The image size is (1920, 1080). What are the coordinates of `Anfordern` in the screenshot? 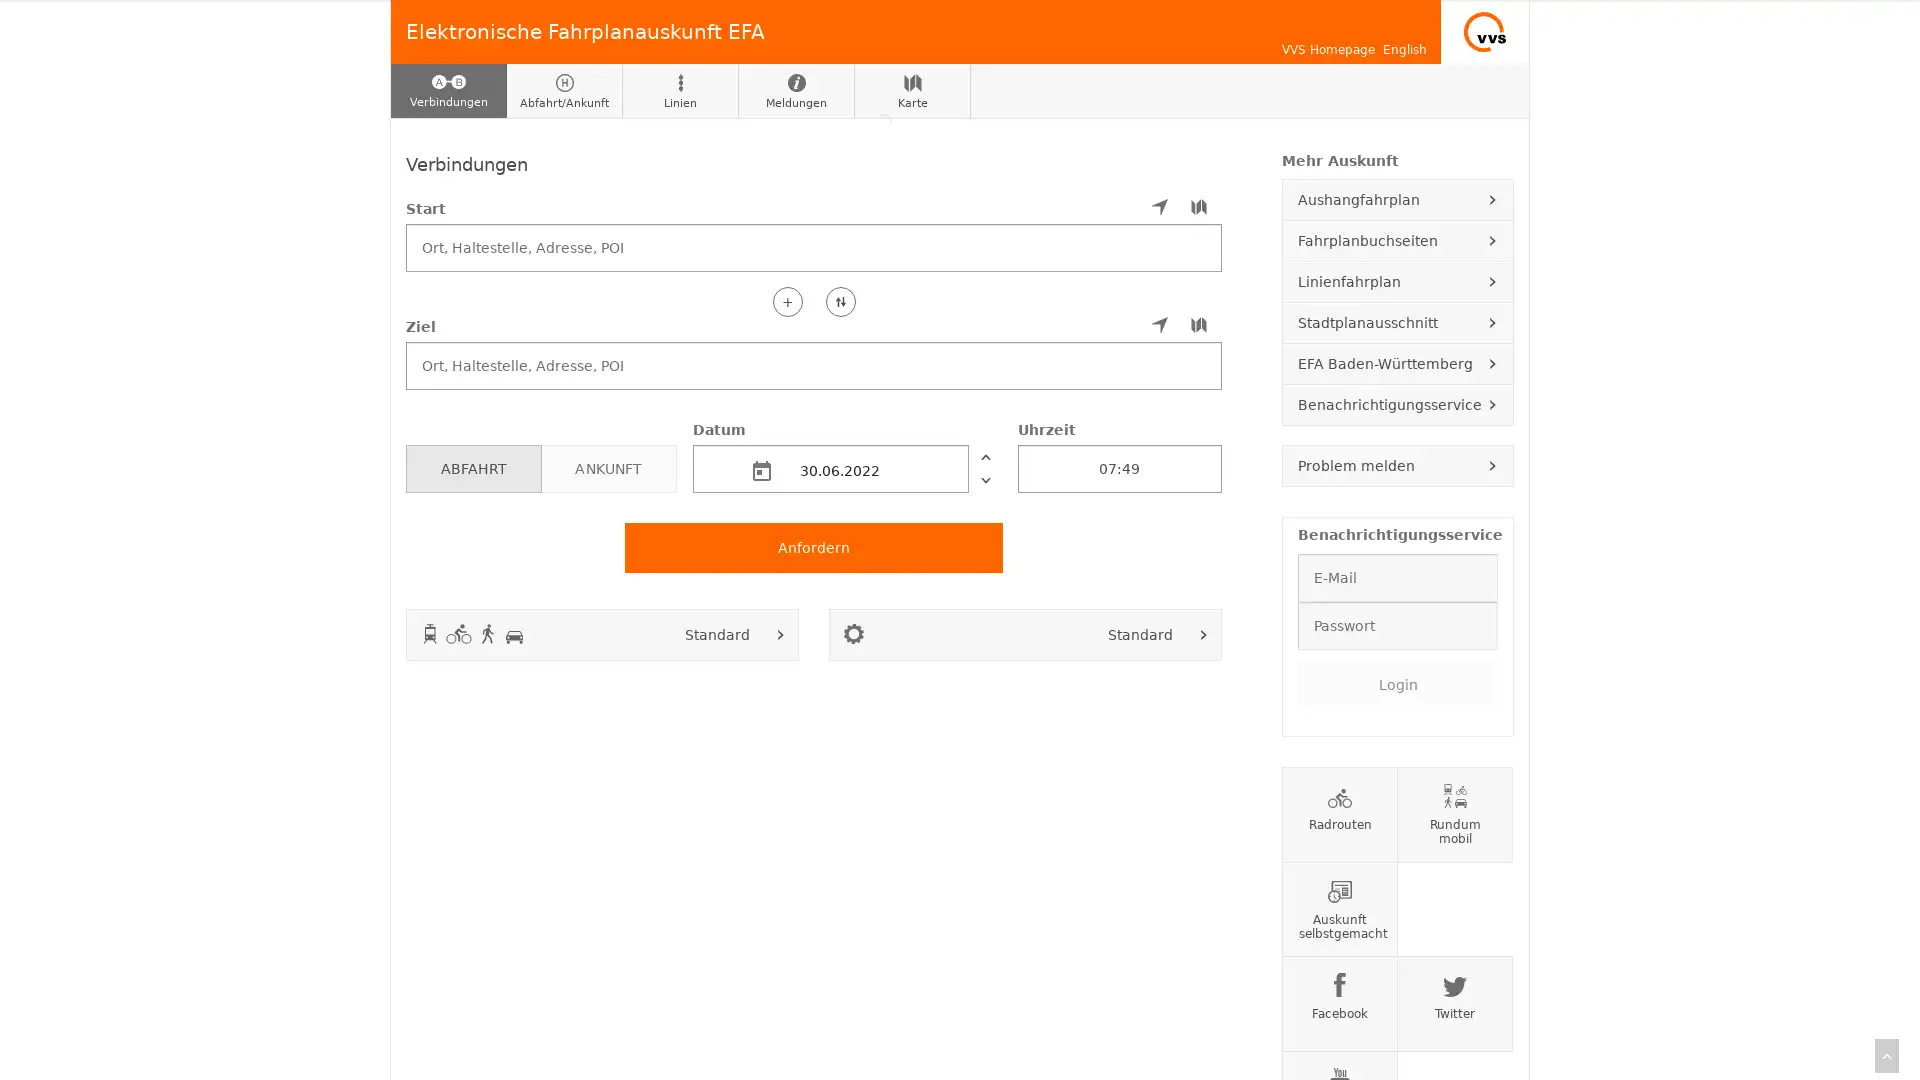 It's located at (814, 547).